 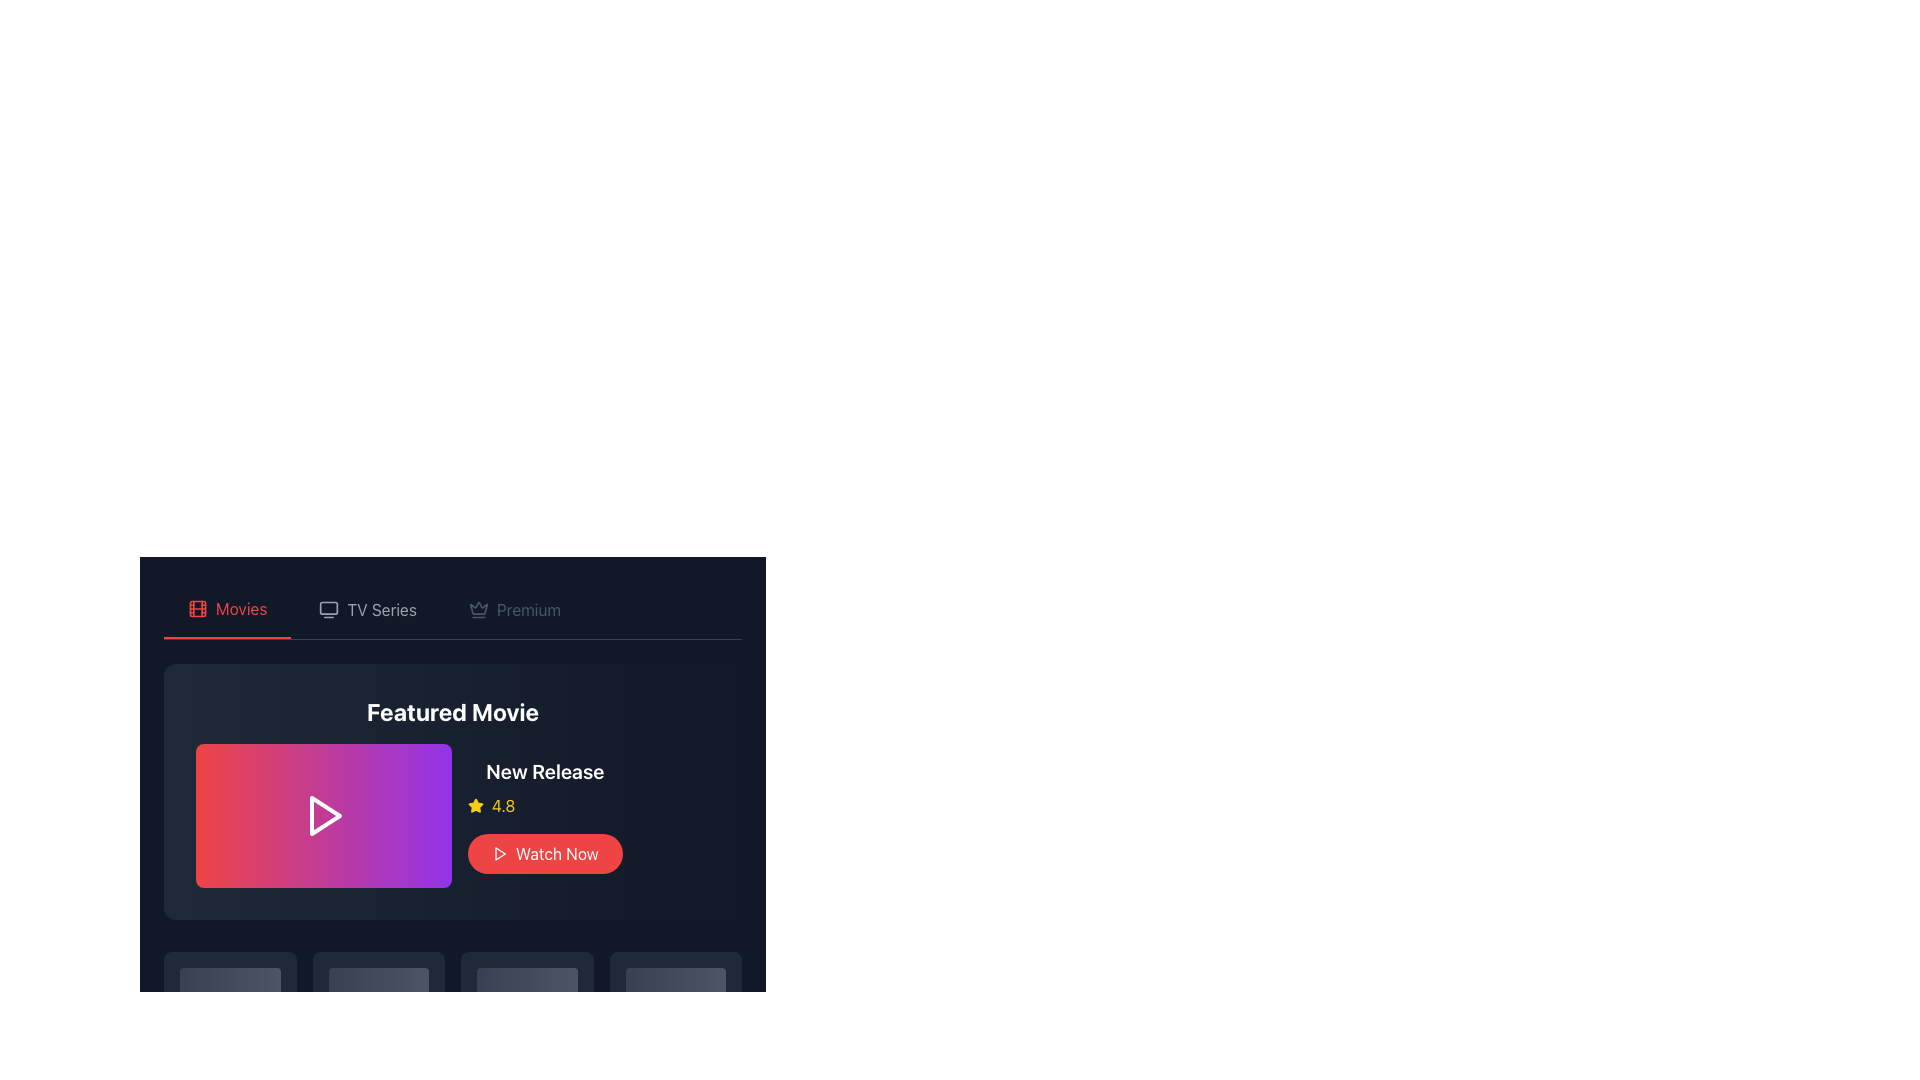 What do you see at coordinates (477, 607) in the screenshot?
I see `the crown icon in the top navigation bar, which denotes a premium feature, located between the 'TV Series' label and the 'Premium' label` at bounding box center [477, 607].